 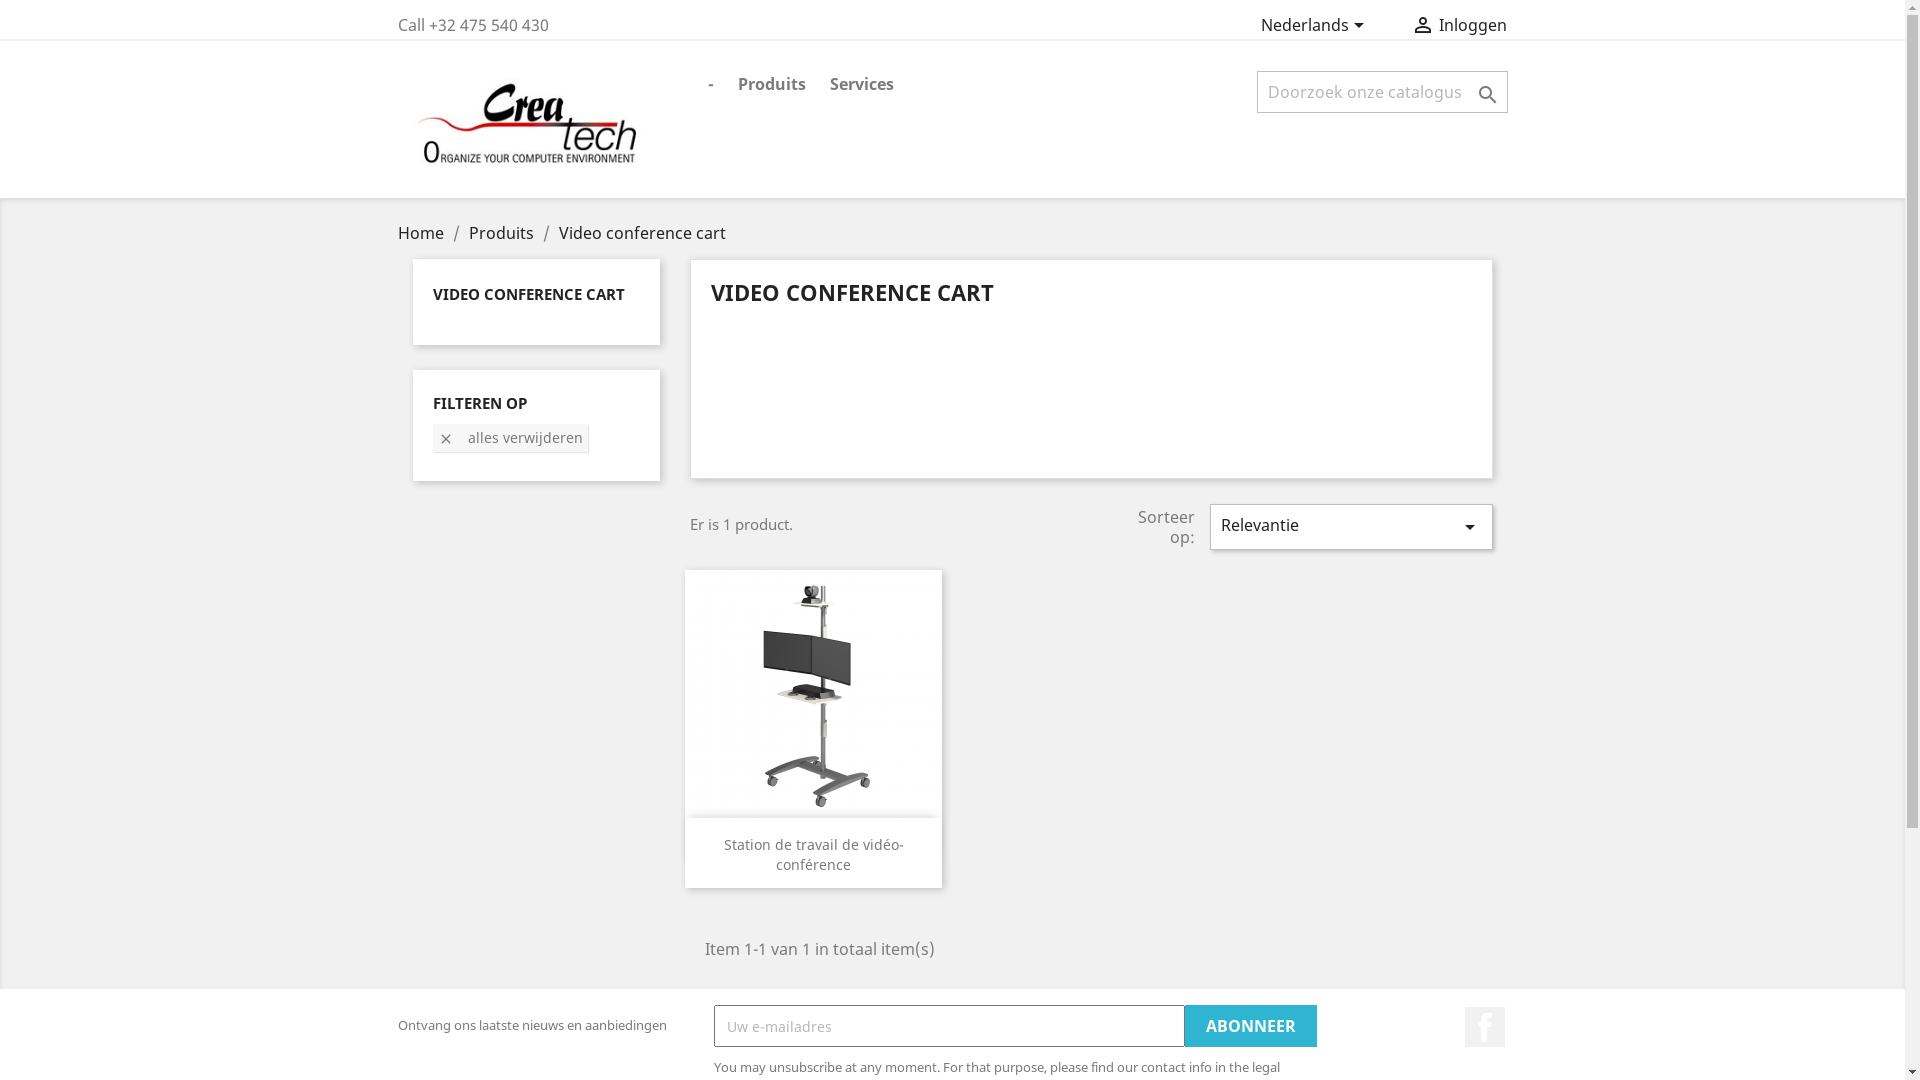 I want to click on 'Video conference cart', so click(x=641, y=231).